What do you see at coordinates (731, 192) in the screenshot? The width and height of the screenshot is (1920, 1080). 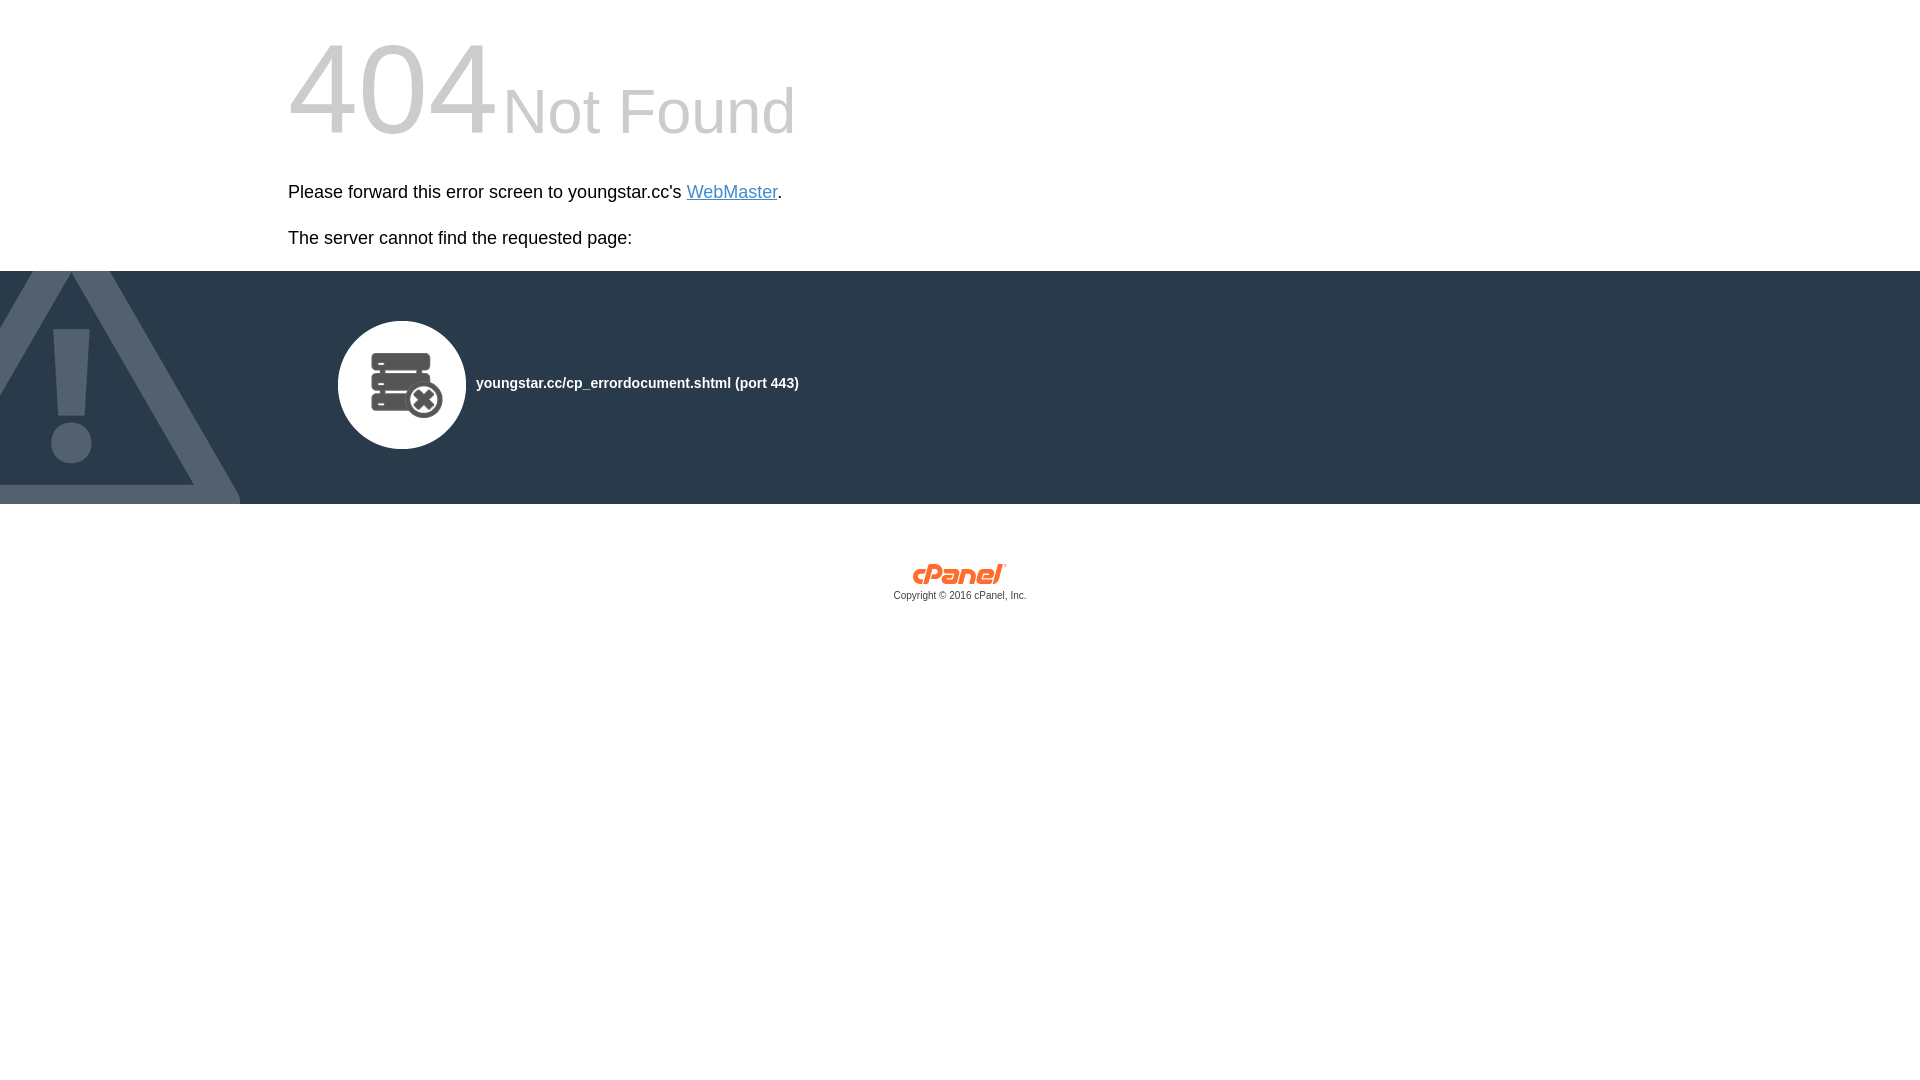 I see `'WebMaster'` at bounding box center [731, 192].